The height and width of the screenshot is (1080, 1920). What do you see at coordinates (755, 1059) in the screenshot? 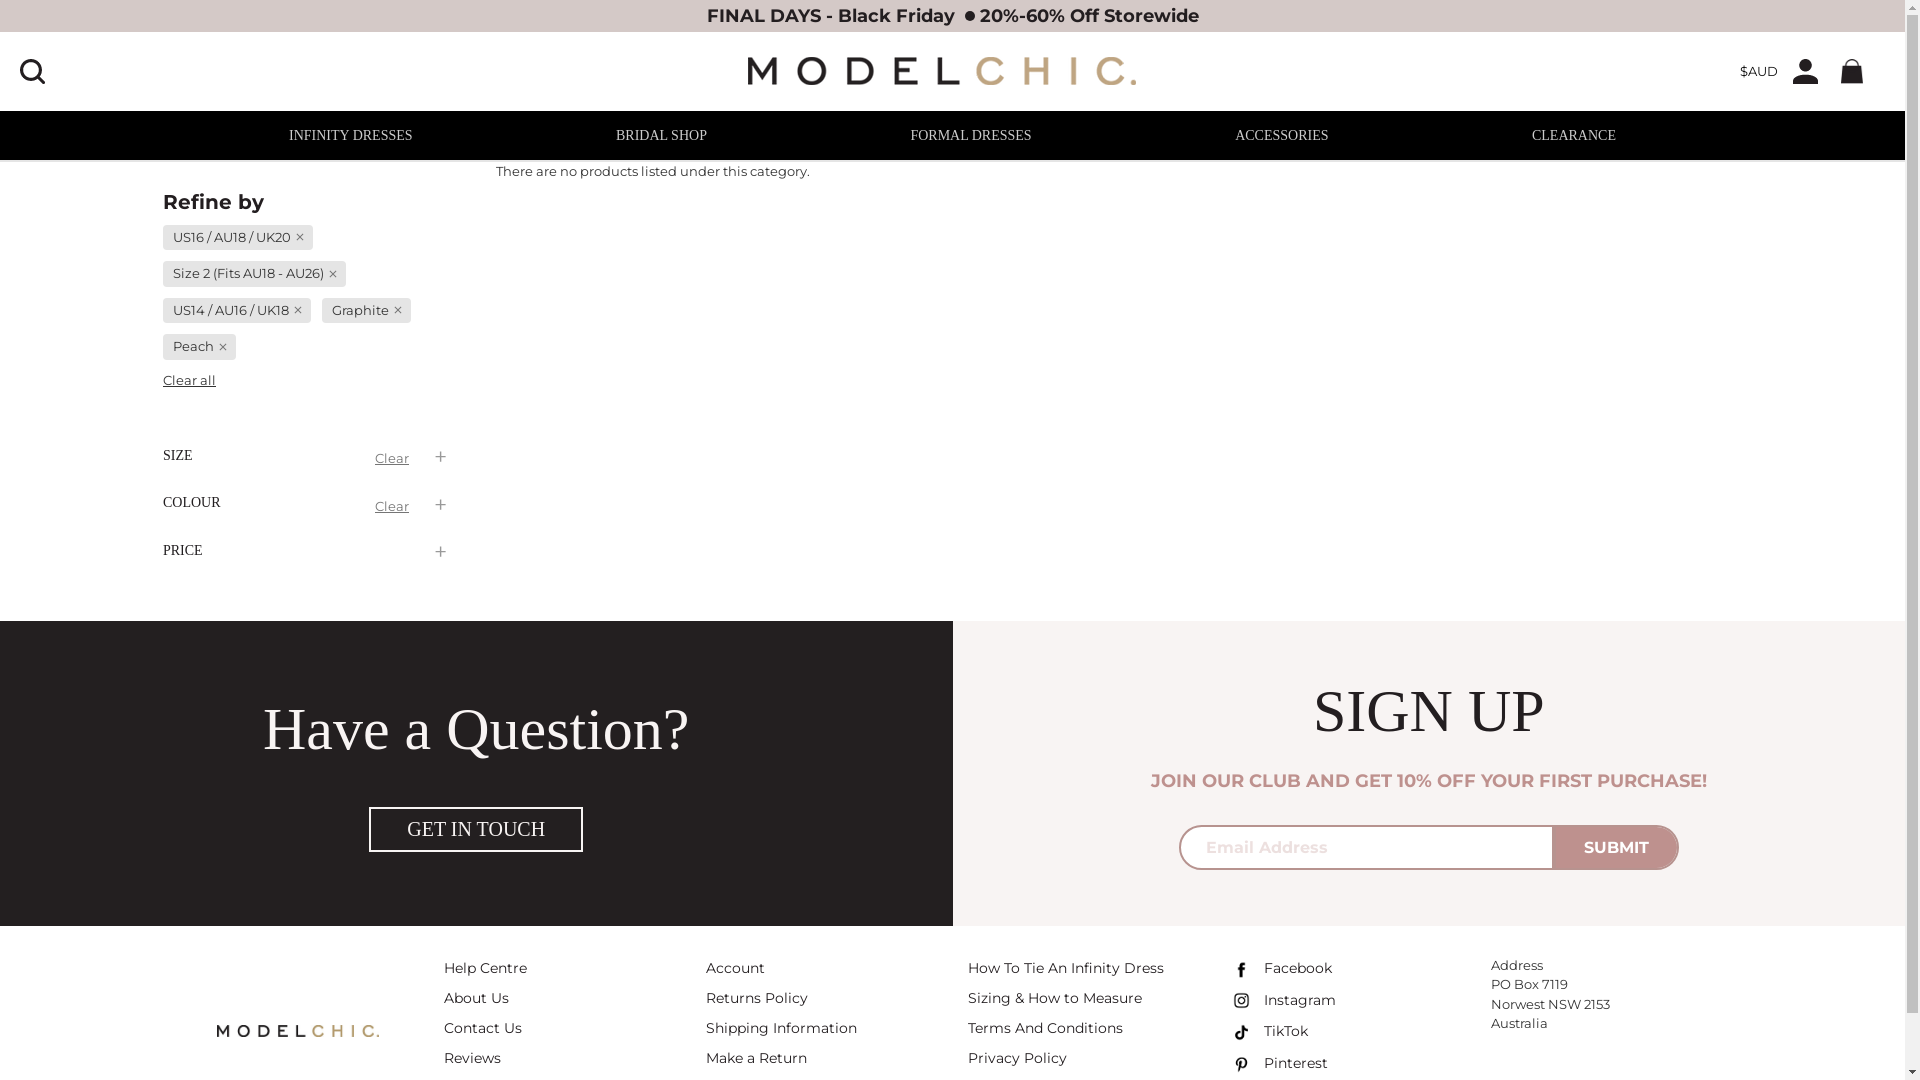
I see `'Make a Return'` at bounding box center [755, 1059].